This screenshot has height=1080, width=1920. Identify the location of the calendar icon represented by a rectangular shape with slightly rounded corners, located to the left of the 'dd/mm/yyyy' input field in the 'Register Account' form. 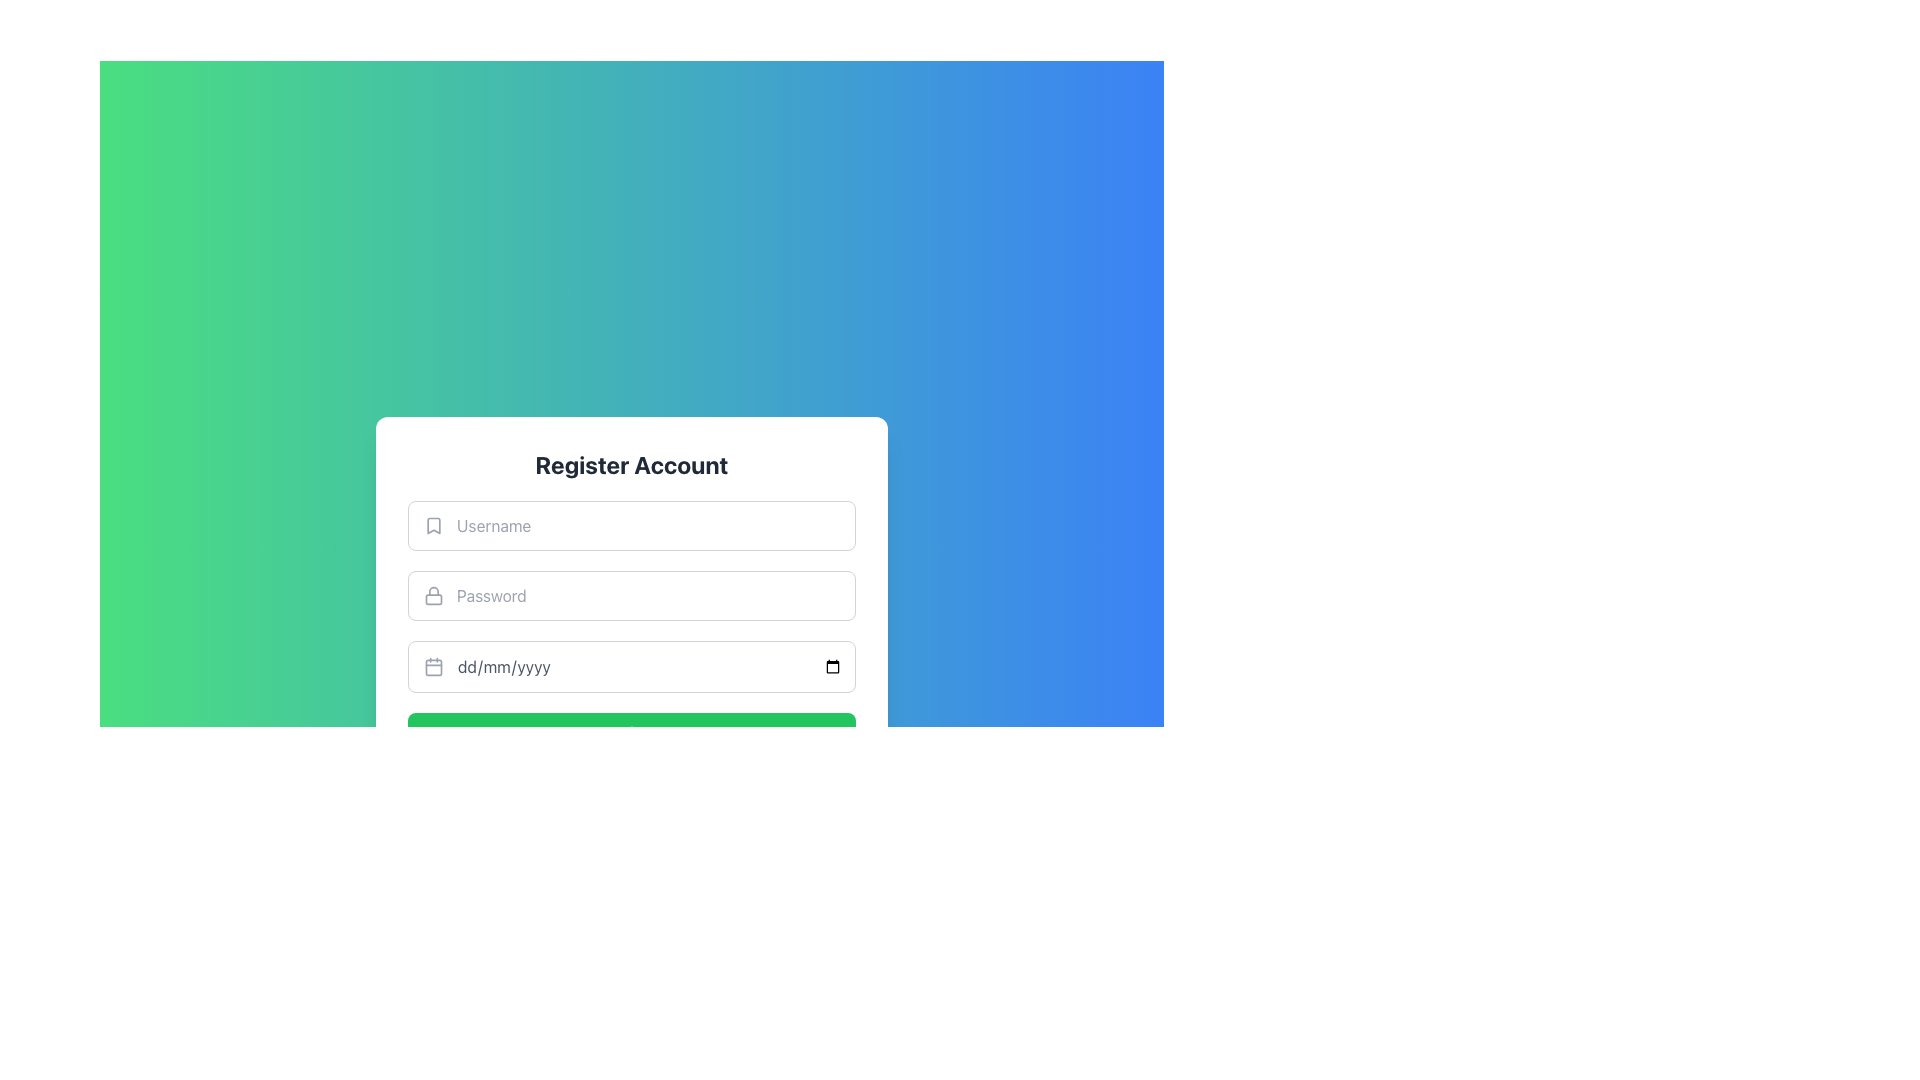
(432, 667).